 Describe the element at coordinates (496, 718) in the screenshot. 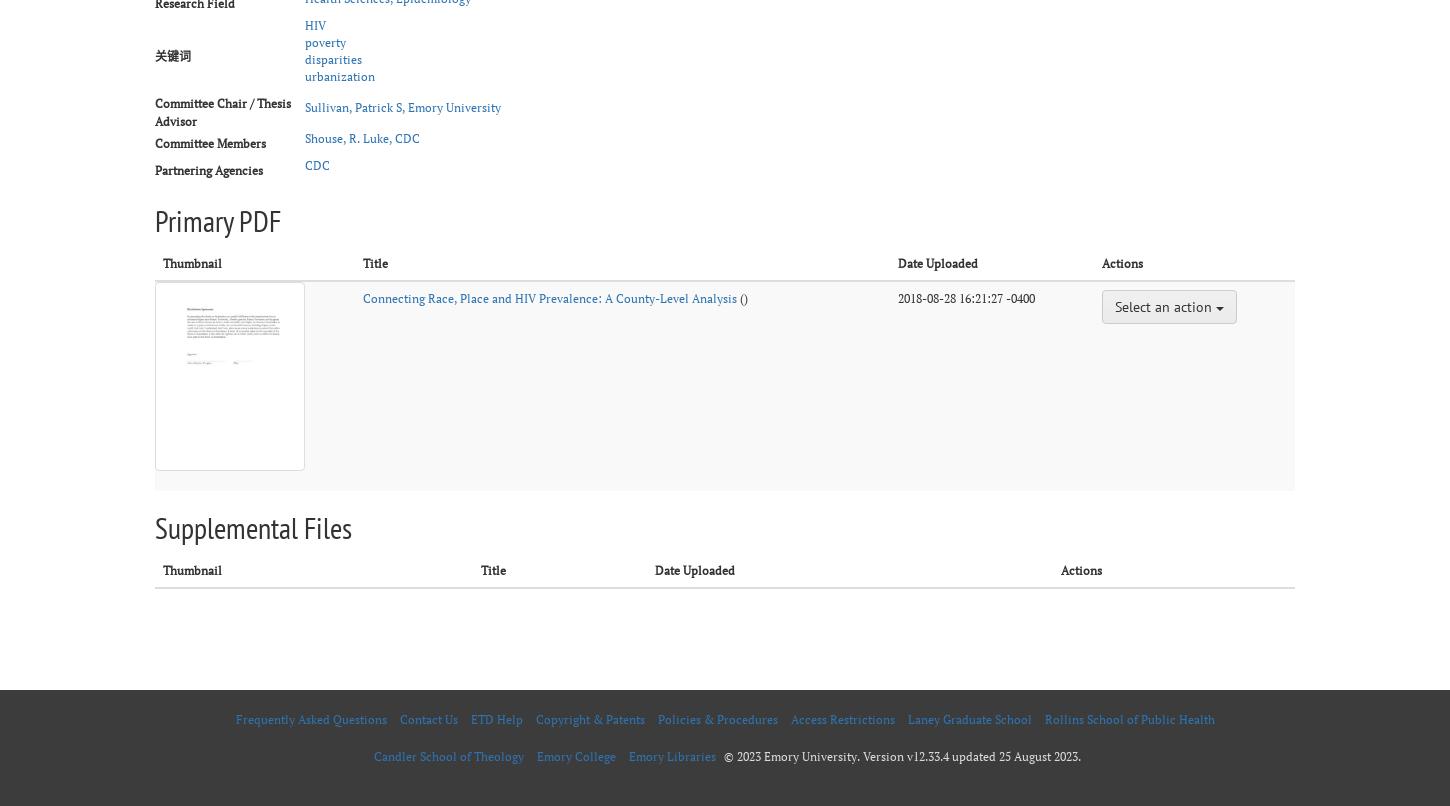

I see `'ETD Help'` at that location.